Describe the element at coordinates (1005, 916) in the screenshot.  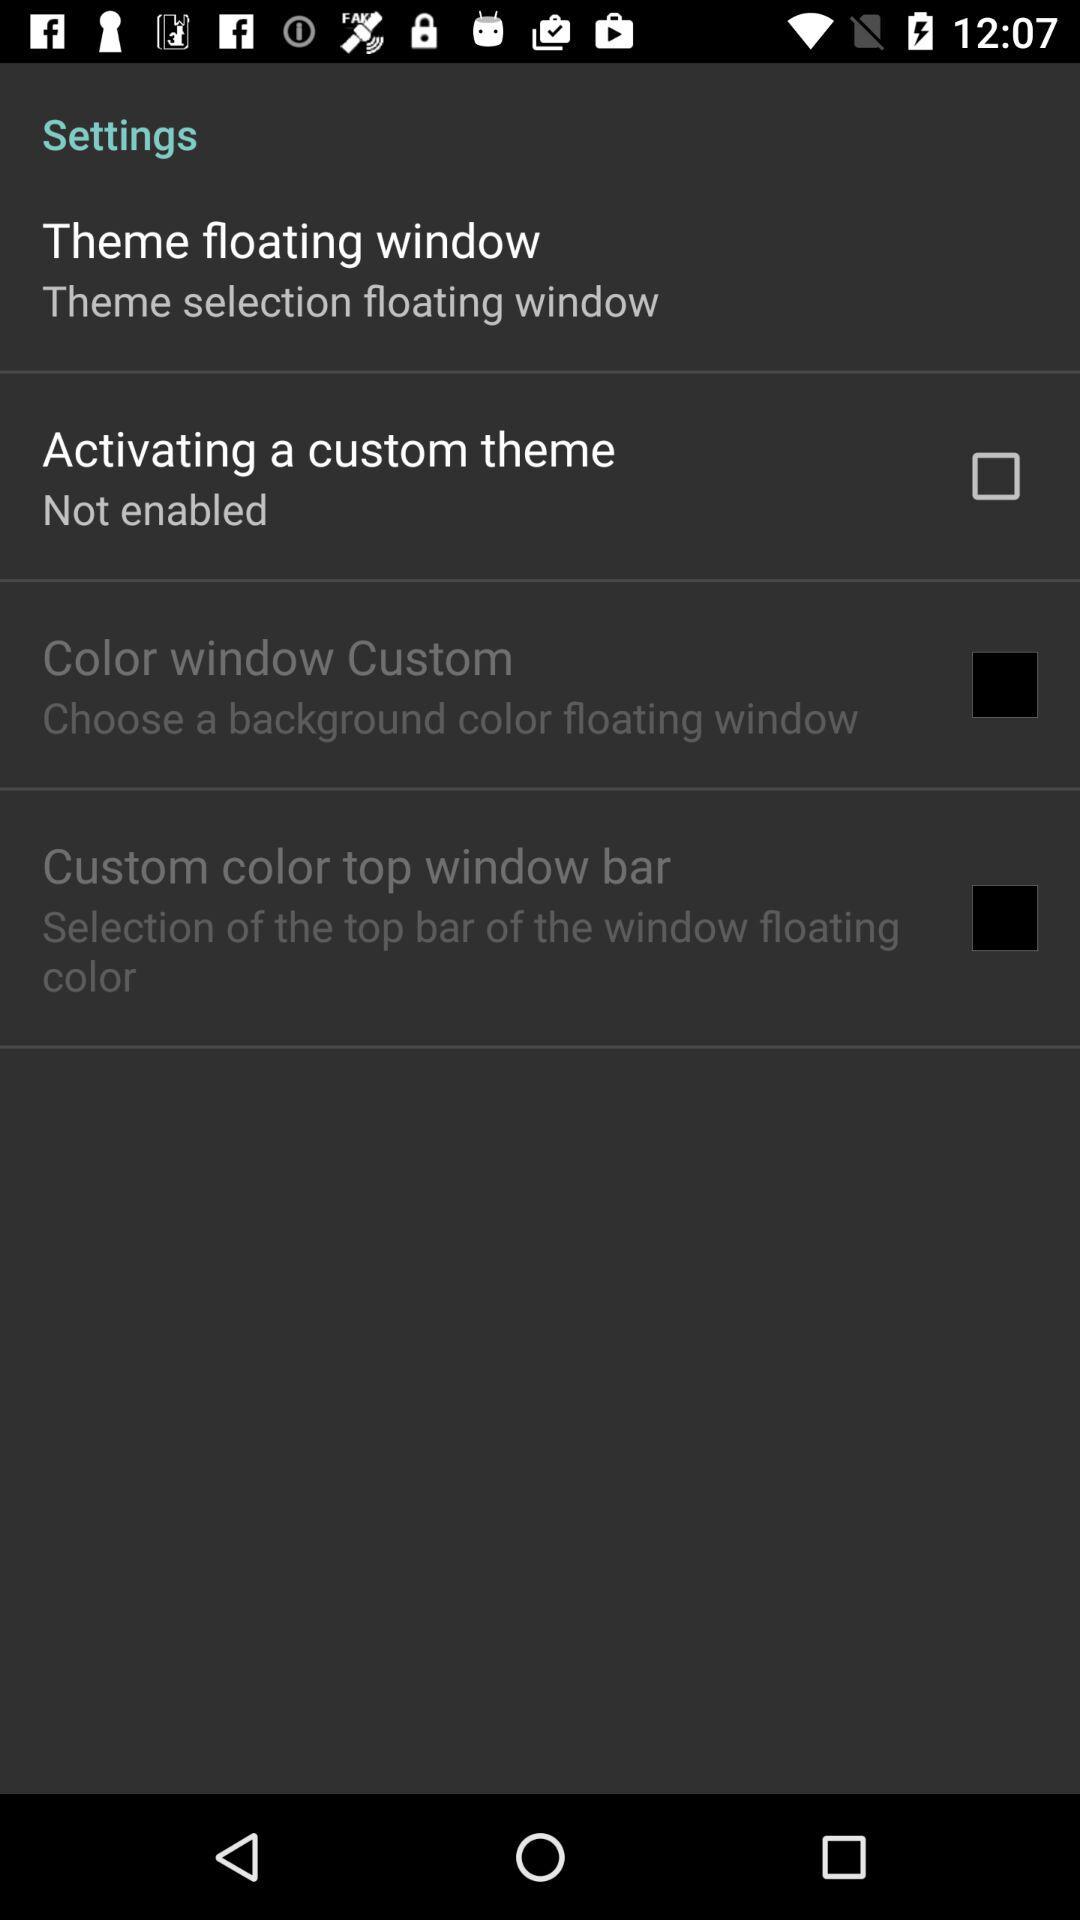
I see `the icon to the right of selection of the icon` at that location.